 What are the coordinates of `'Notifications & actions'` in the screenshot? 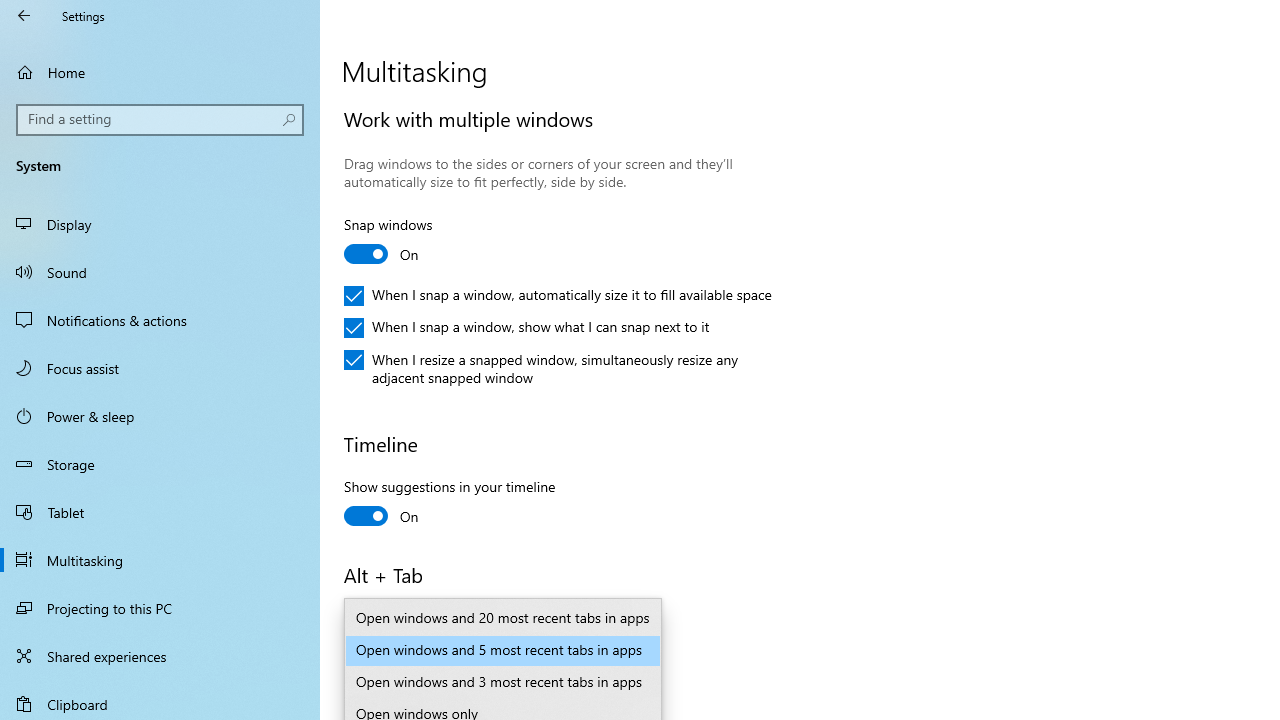 It's located at (160, 319).